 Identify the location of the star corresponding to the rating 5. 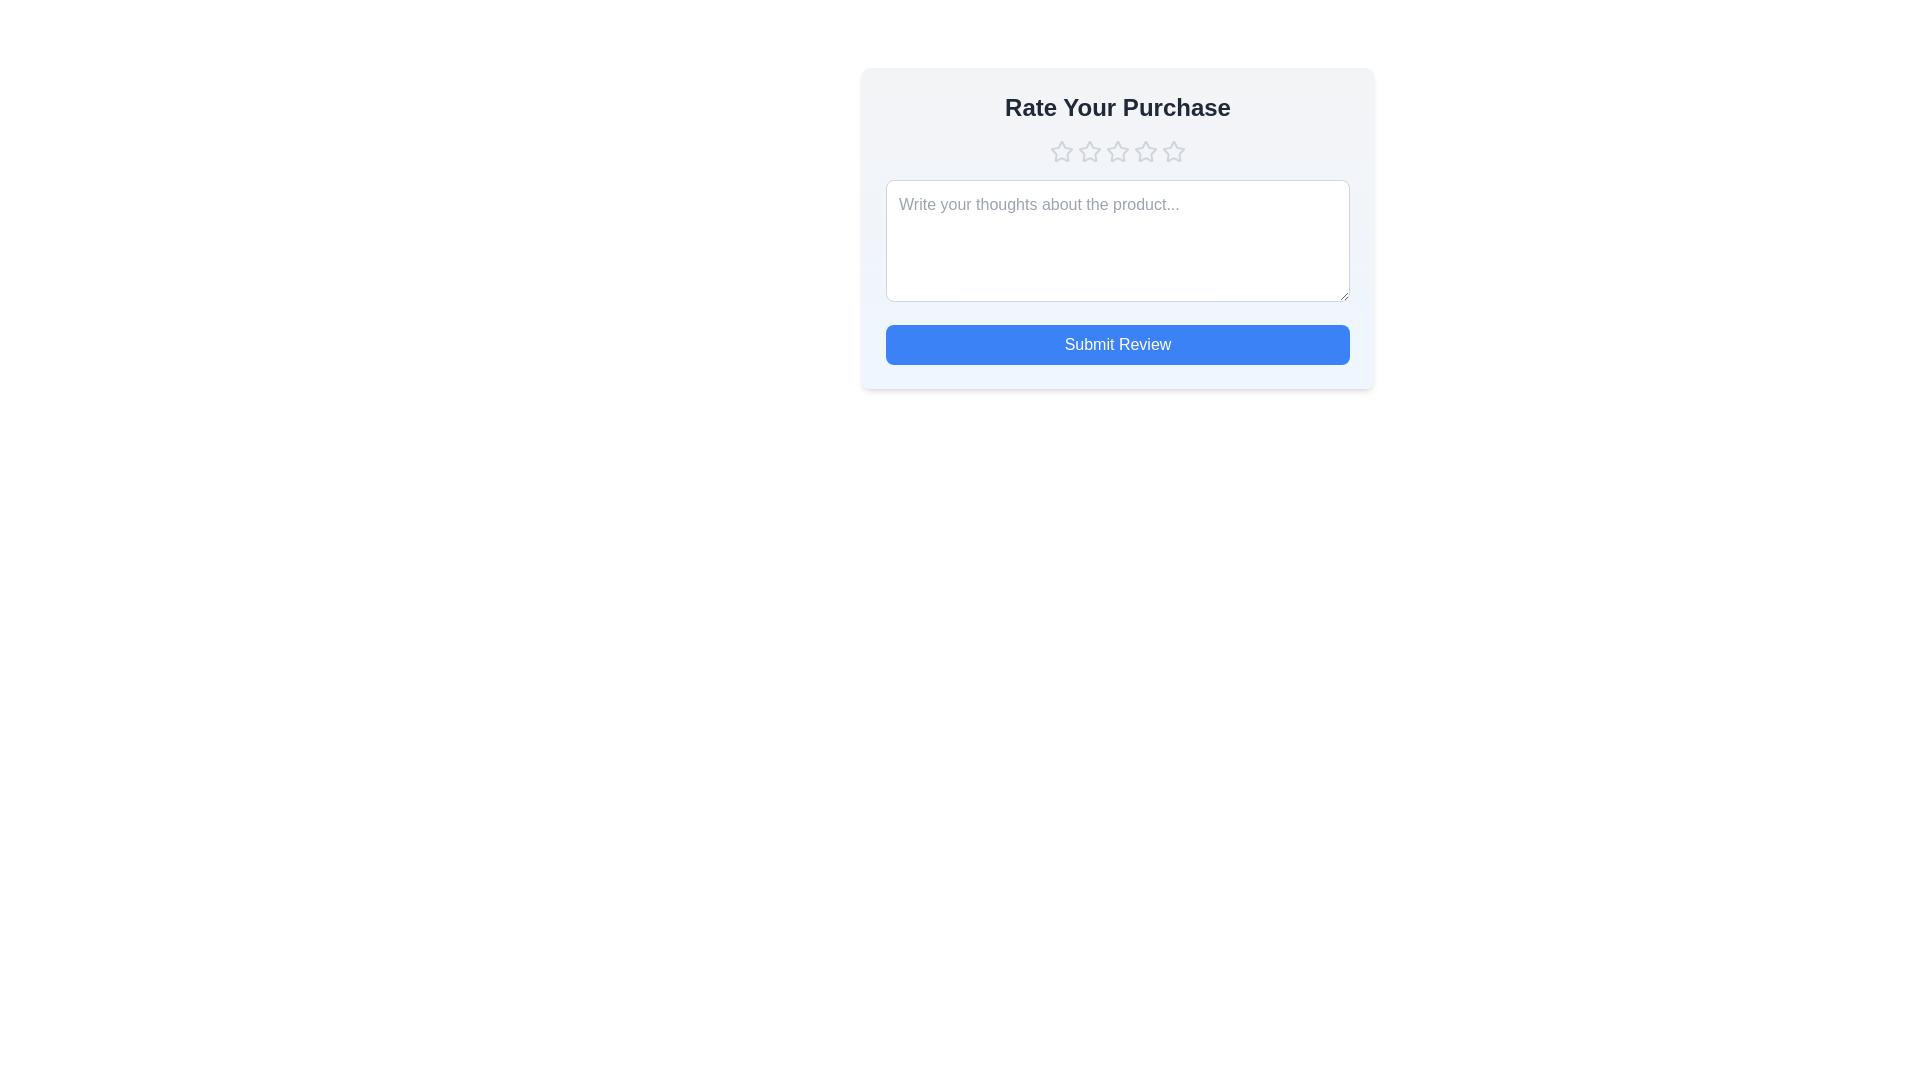
(1174, 150).